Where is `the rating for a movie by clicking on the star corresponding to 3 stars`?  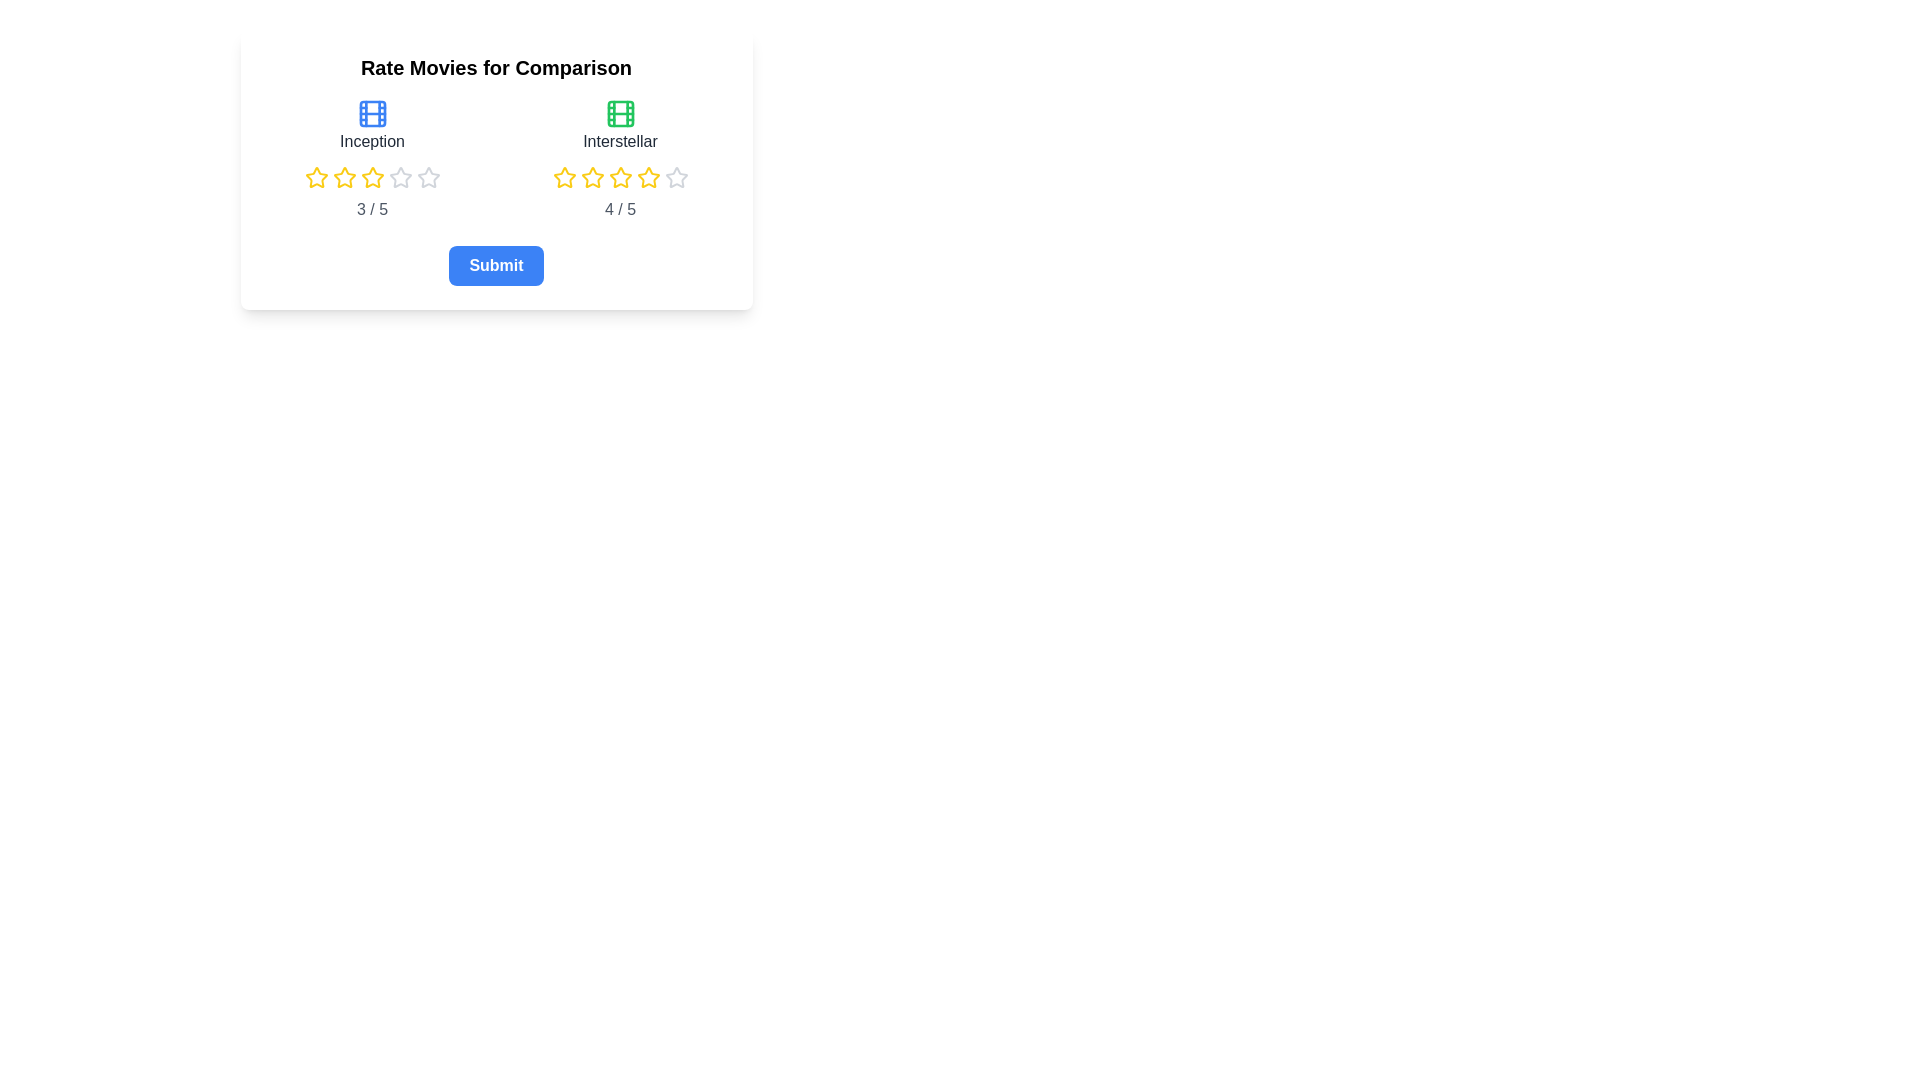
the rating for a movie by clicking on the star corresponding to 3 stars is located at coordinates (360, 176).